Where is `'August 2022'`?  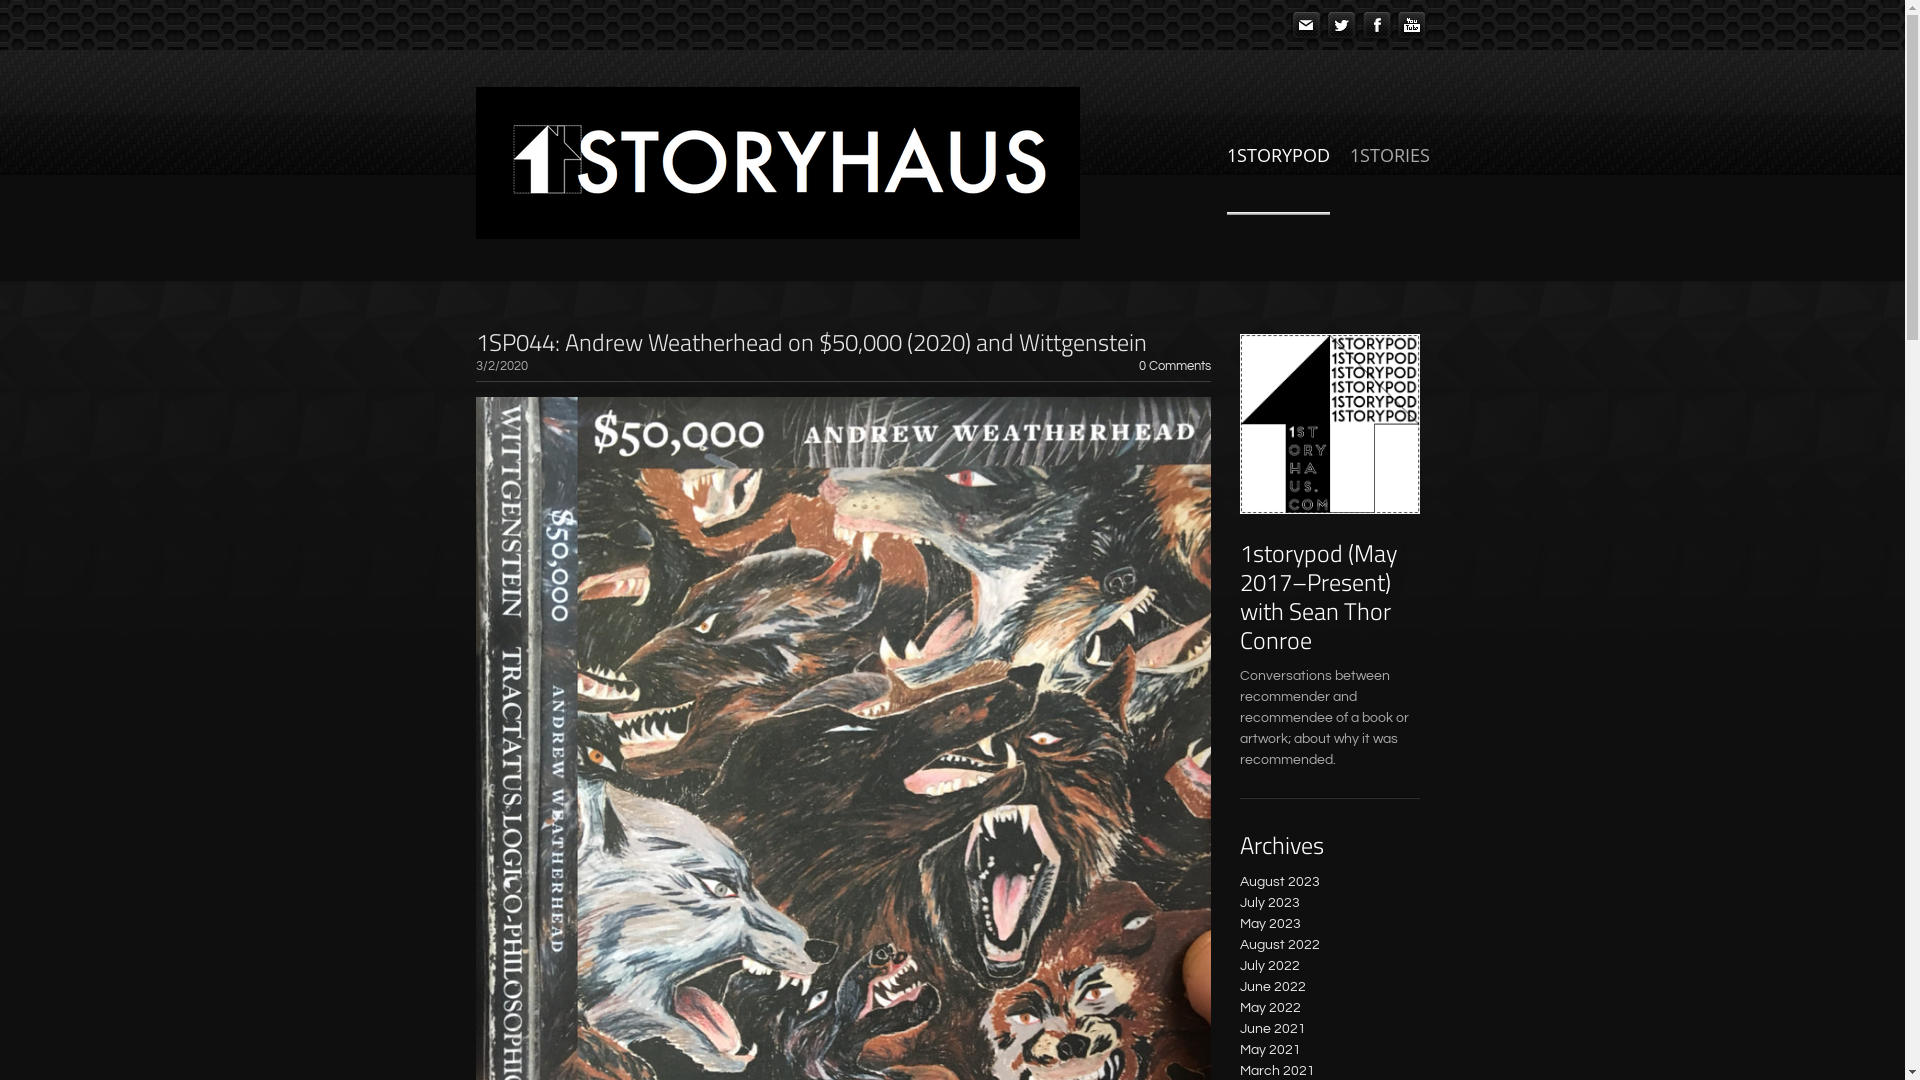
'August 2022' is located at coordinates (1280, 945).